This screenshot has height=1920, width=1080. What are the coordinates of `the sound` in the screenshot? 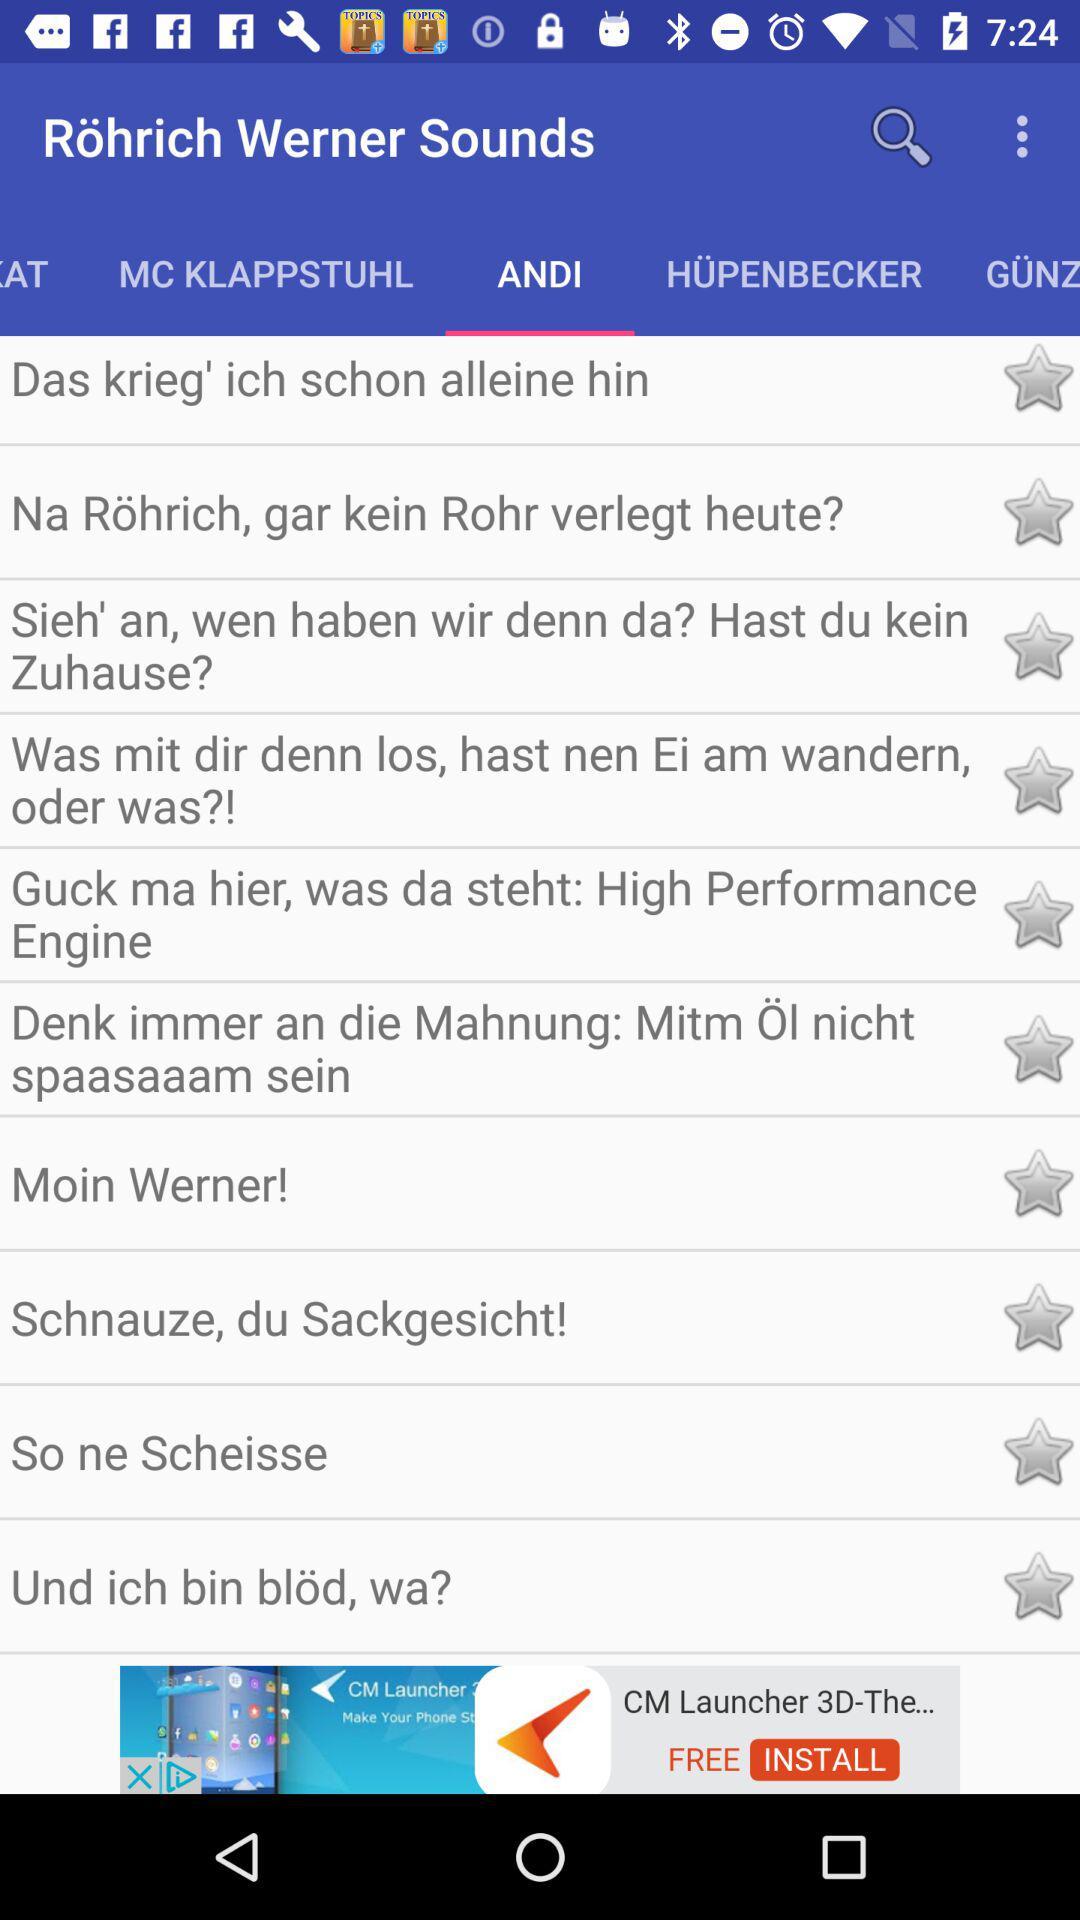 It's located at (1036, 1317).